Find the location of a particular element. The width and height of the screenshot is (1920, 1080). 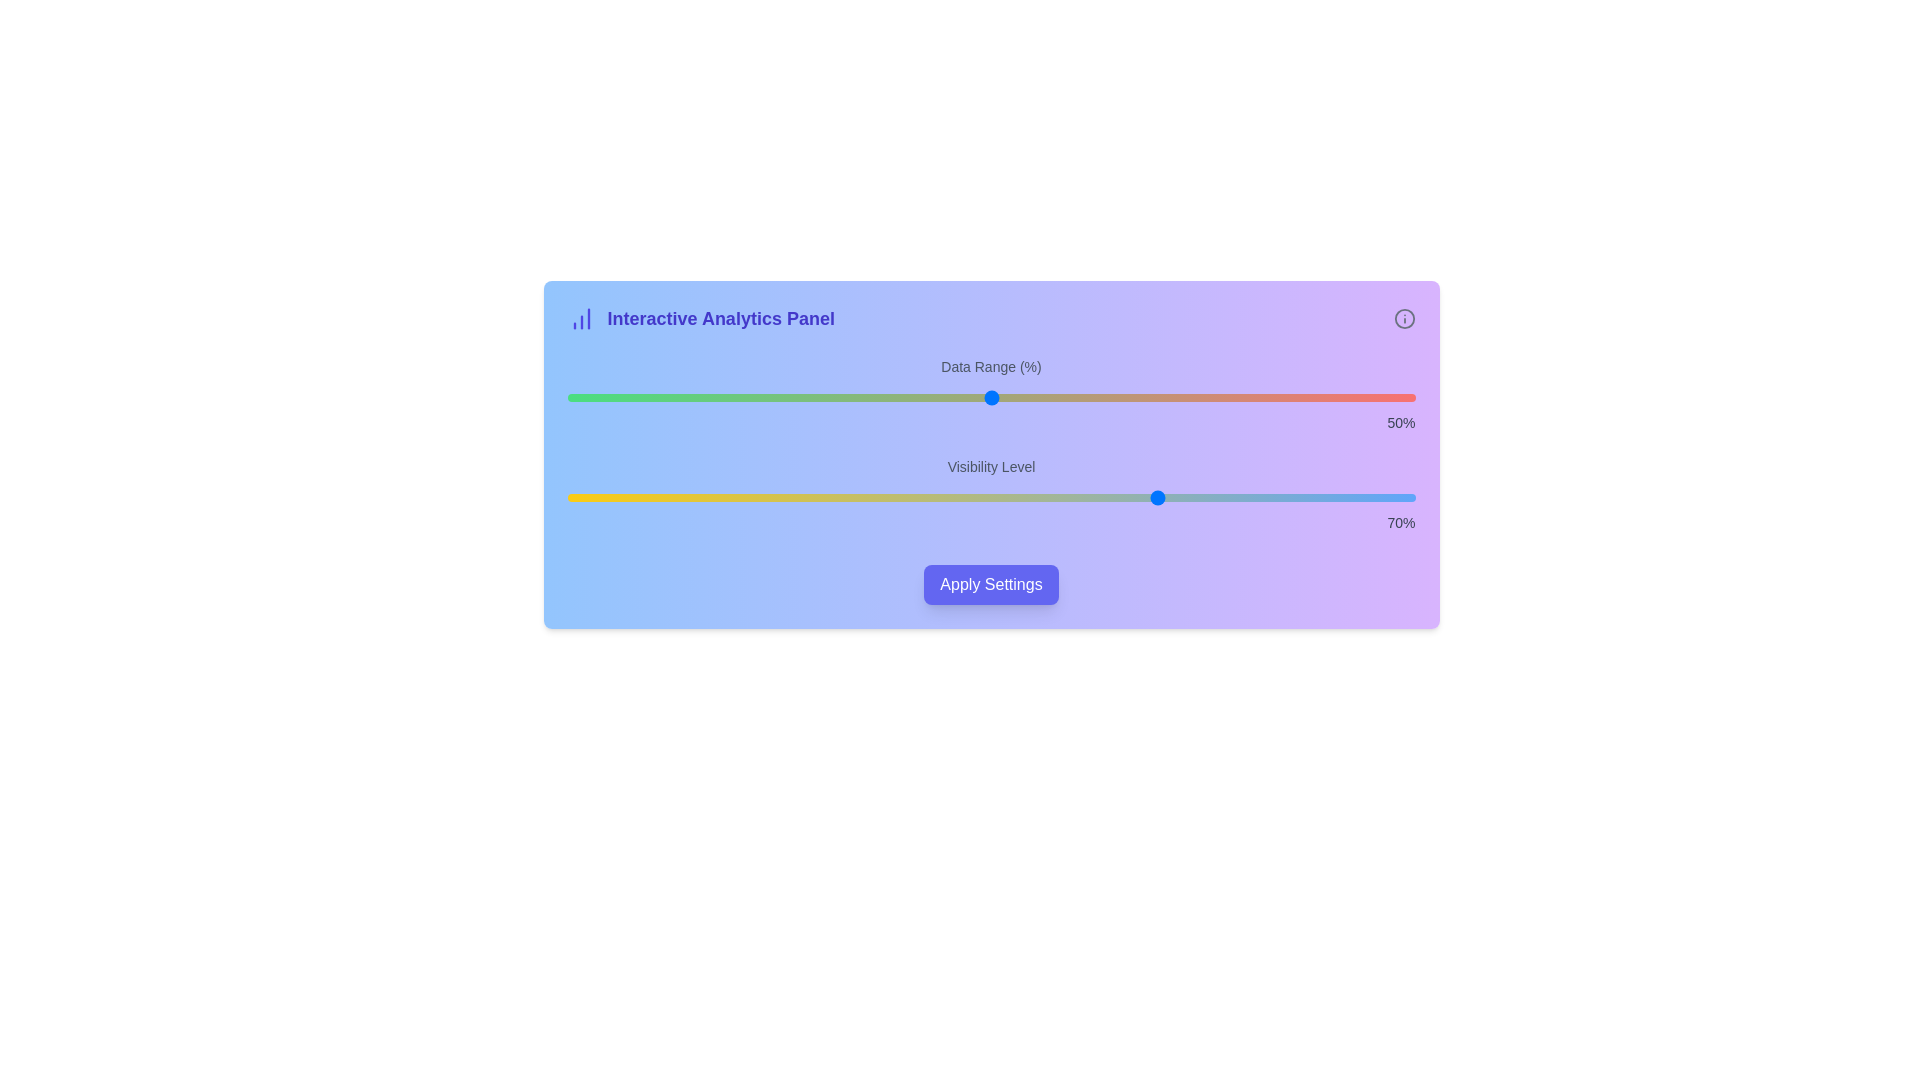

the 'Visibility Level' slider to set its value to 5% is located at coordinates (608, 496).